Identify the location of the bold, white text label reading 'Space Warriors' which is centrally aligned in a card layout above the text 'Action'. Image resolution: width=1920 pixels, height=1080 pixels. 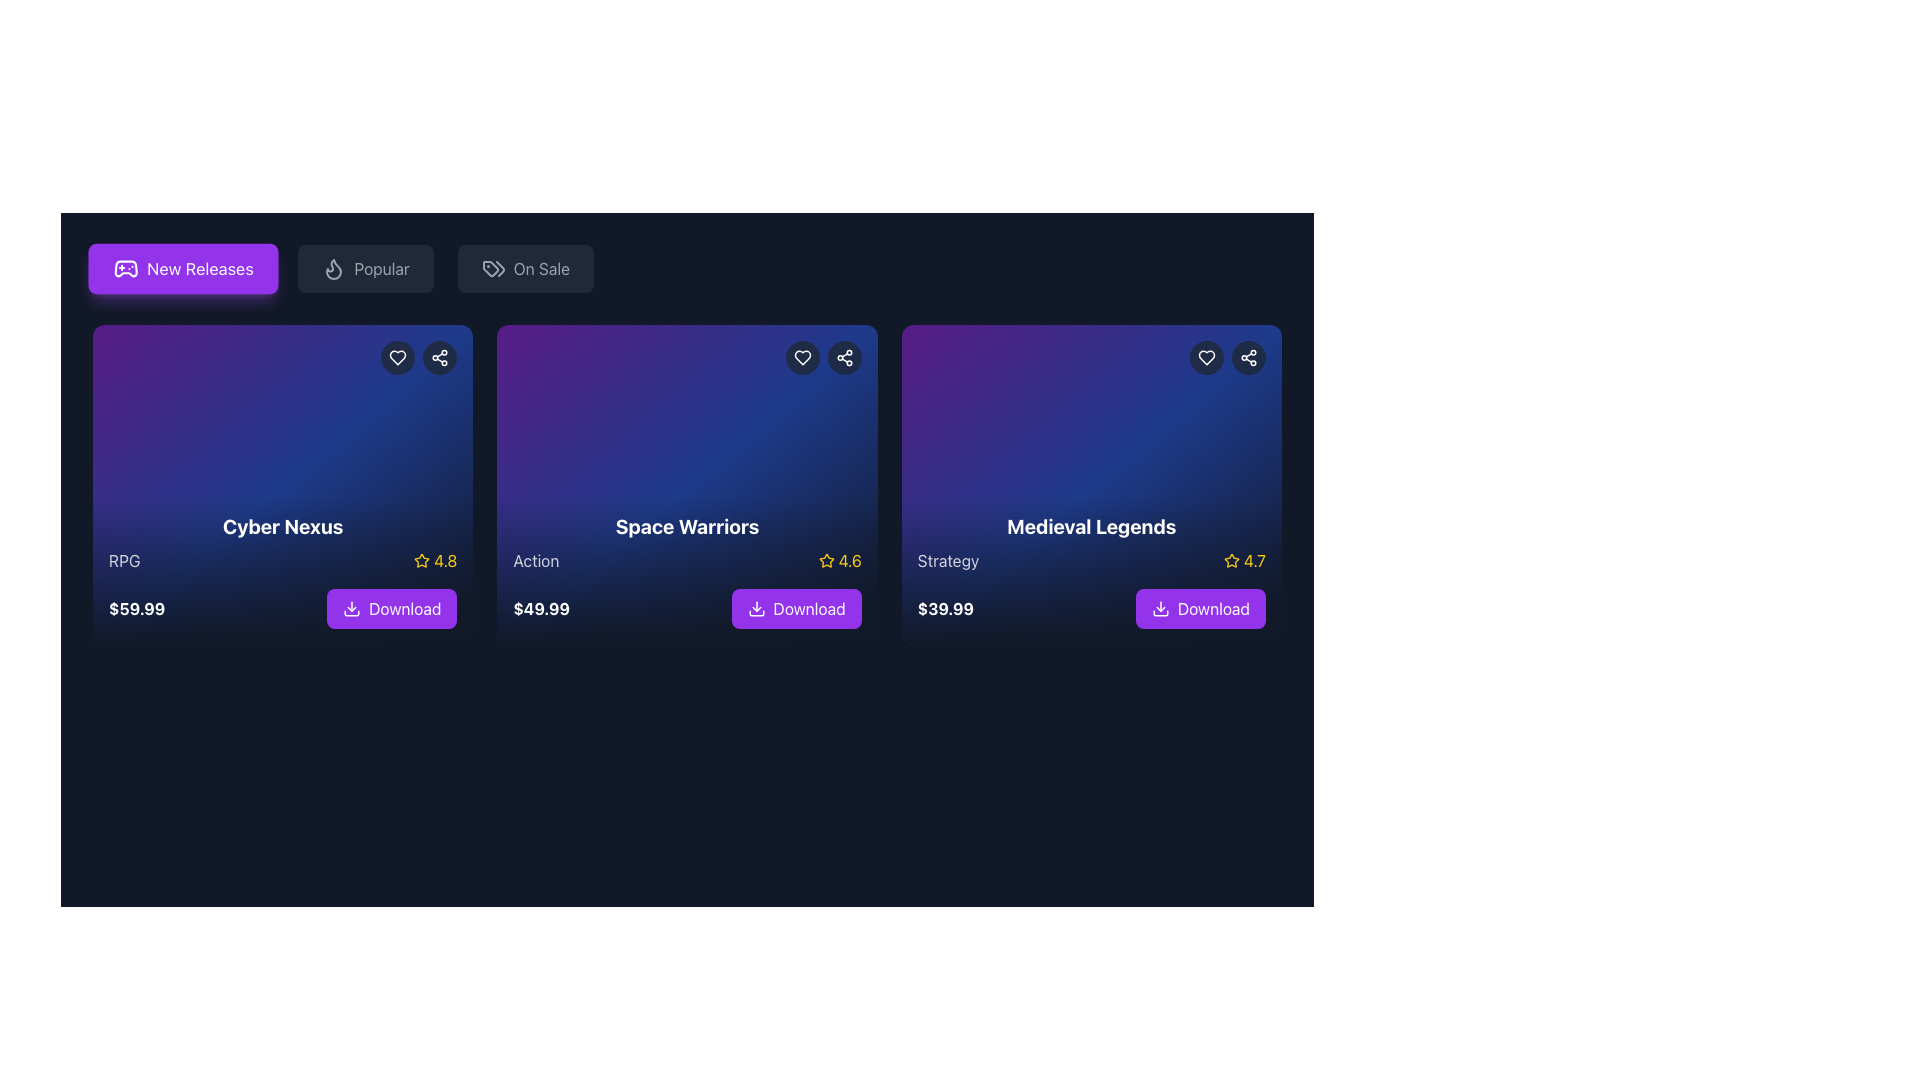
(687, 526).